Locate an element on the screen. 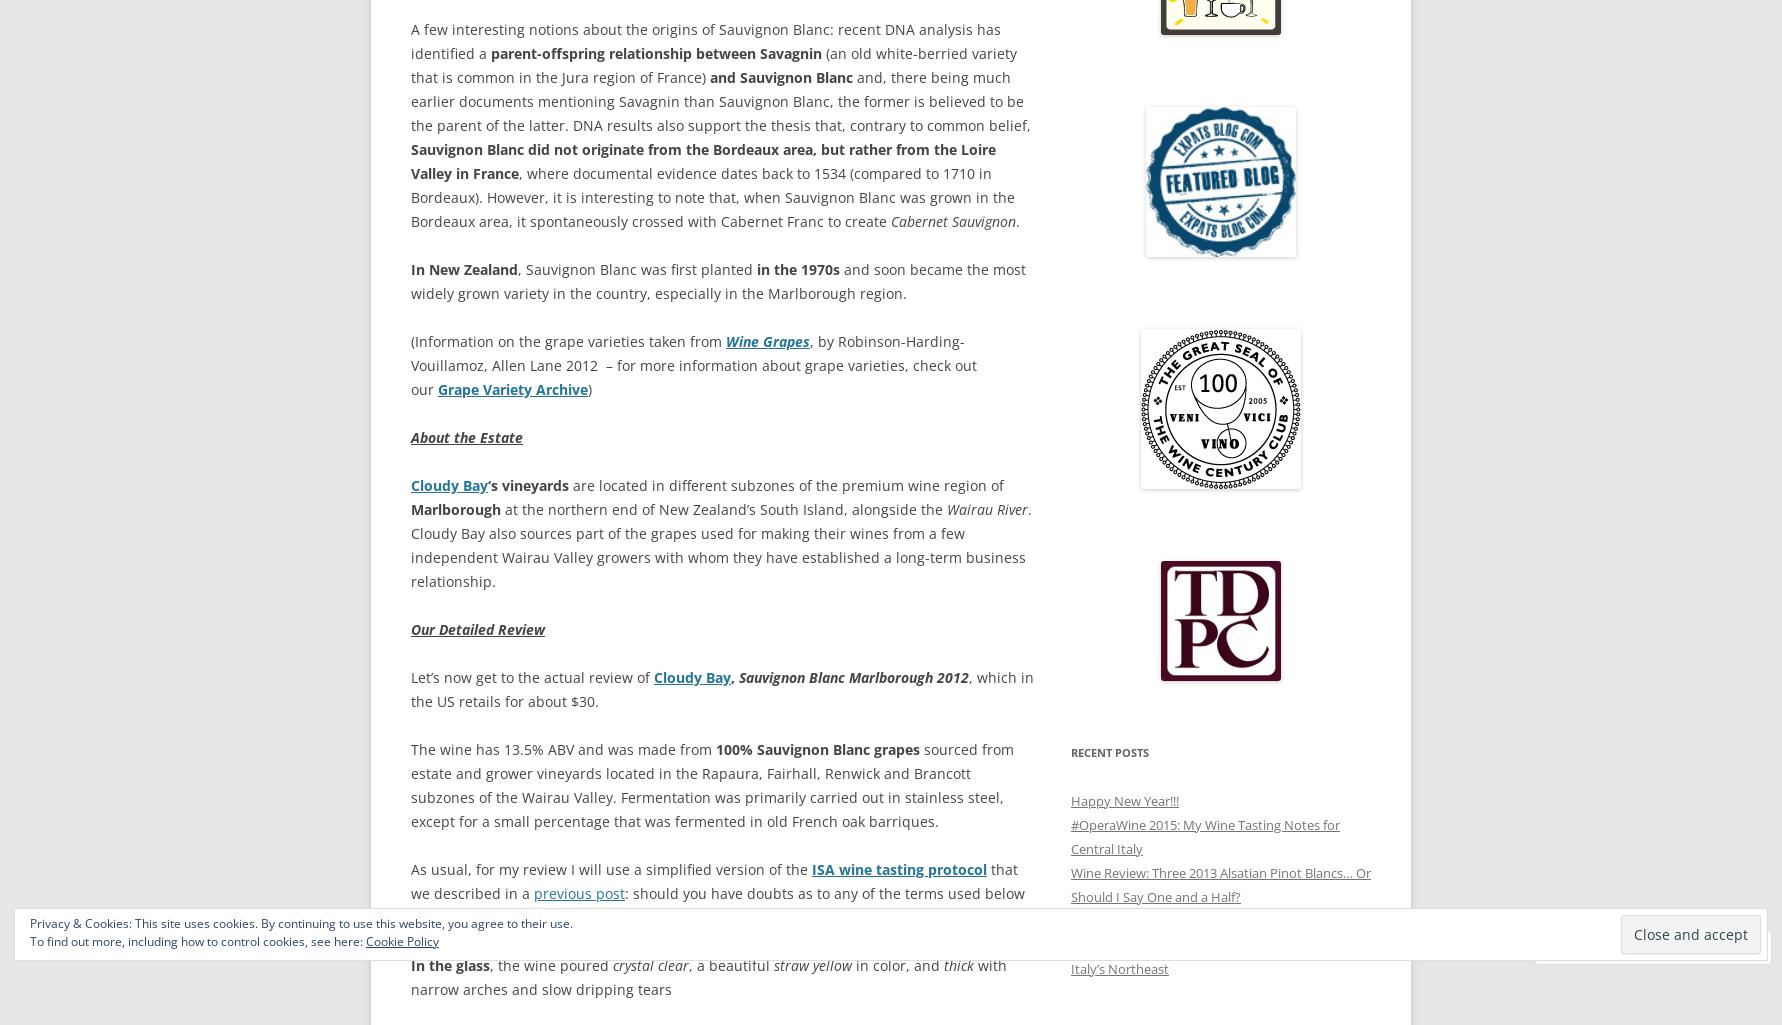  '. Cloudy Bay also sources part of the grapes used for making their wines from a few independent Wairau Valley growers with whom they have established a long-term business relationship.' is located at coordinates (721, 544).